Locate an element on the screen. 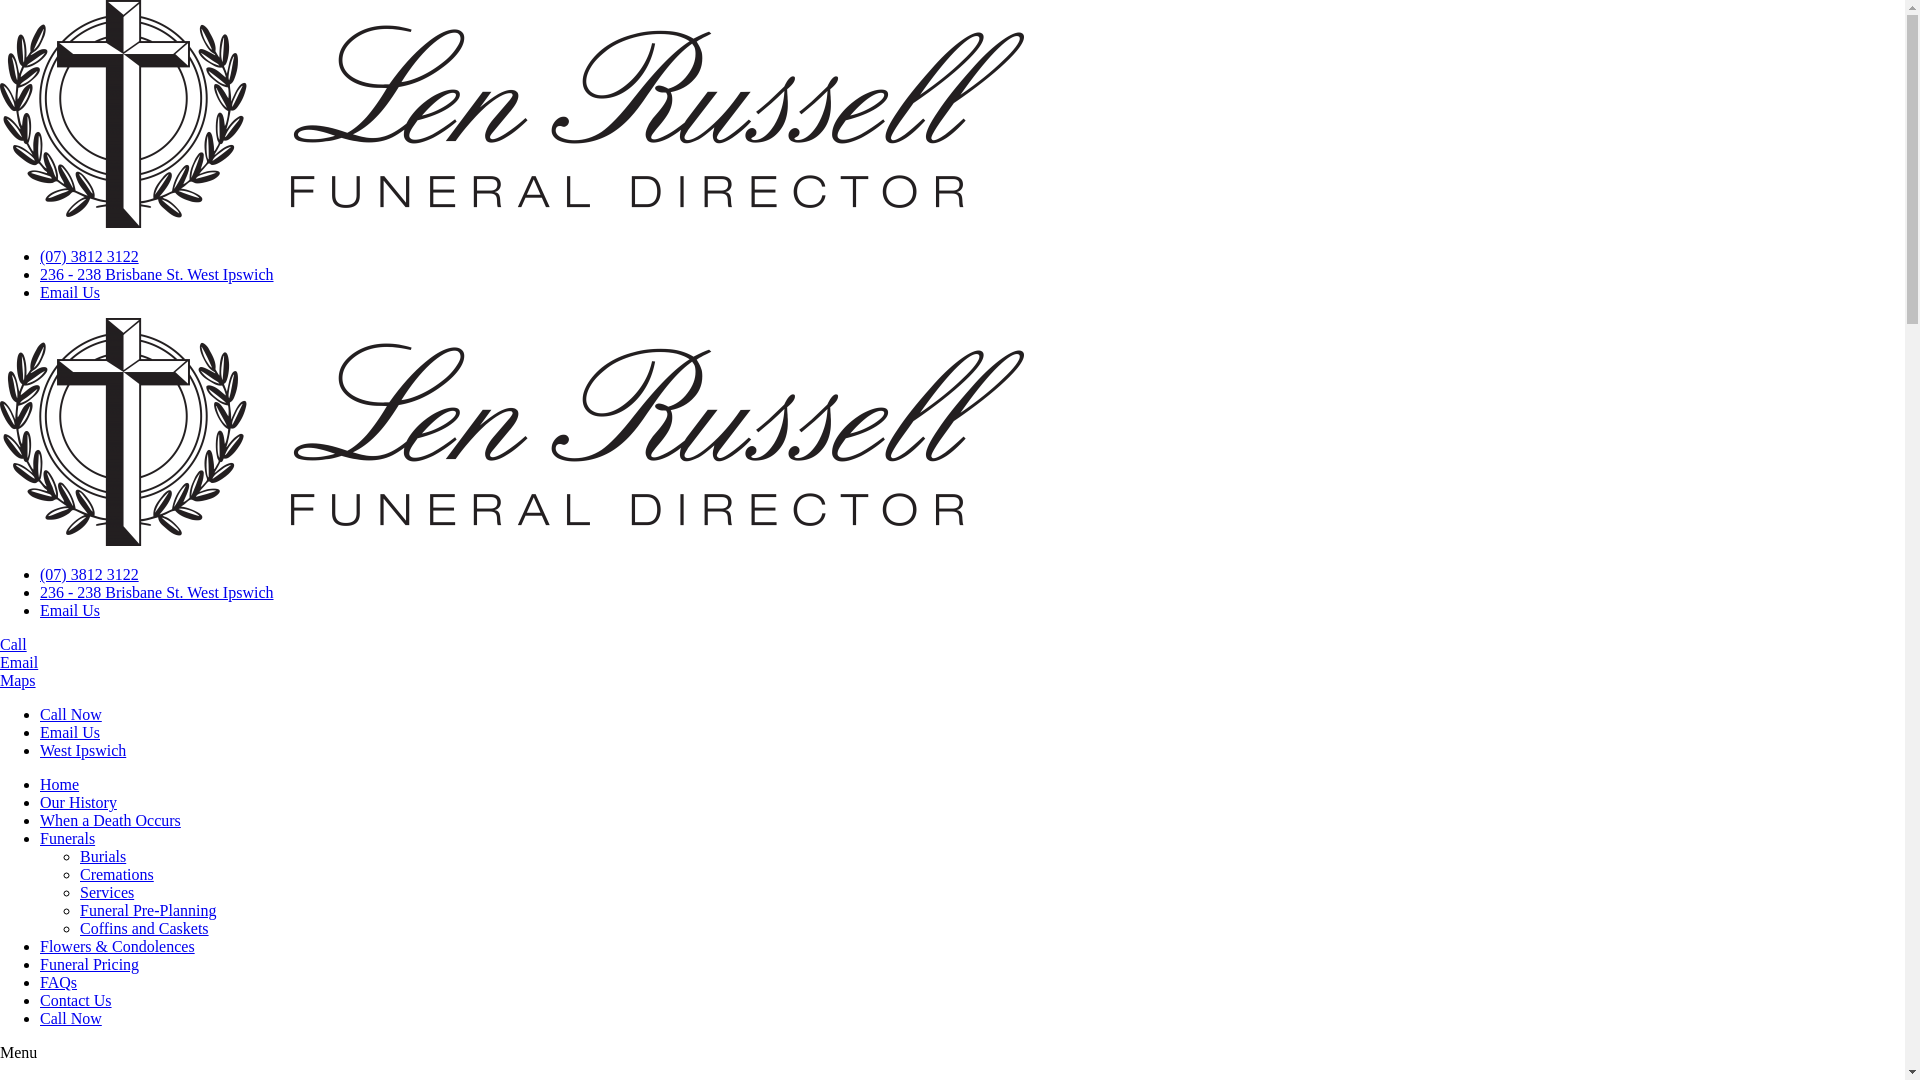  'Contact Us' is located at coordinates (76, 1000).